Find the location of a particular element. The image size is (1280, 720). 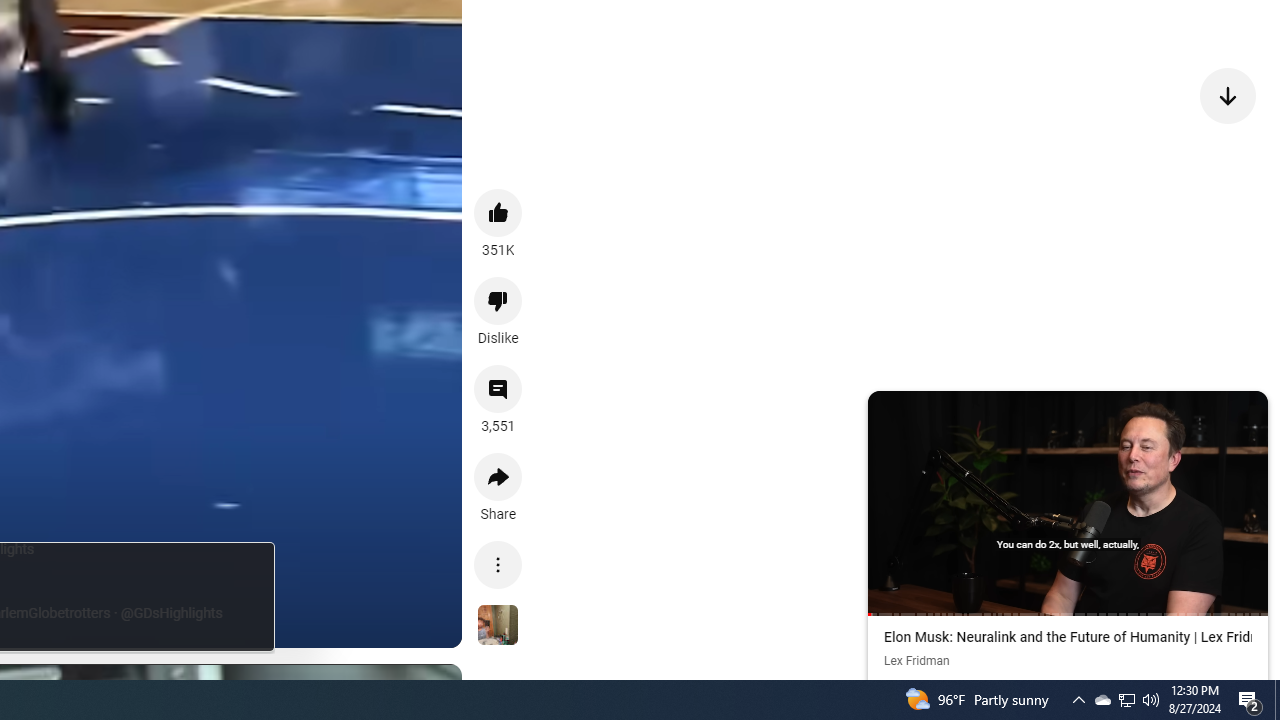

'Next video' is located at coordinates (1227, 95).